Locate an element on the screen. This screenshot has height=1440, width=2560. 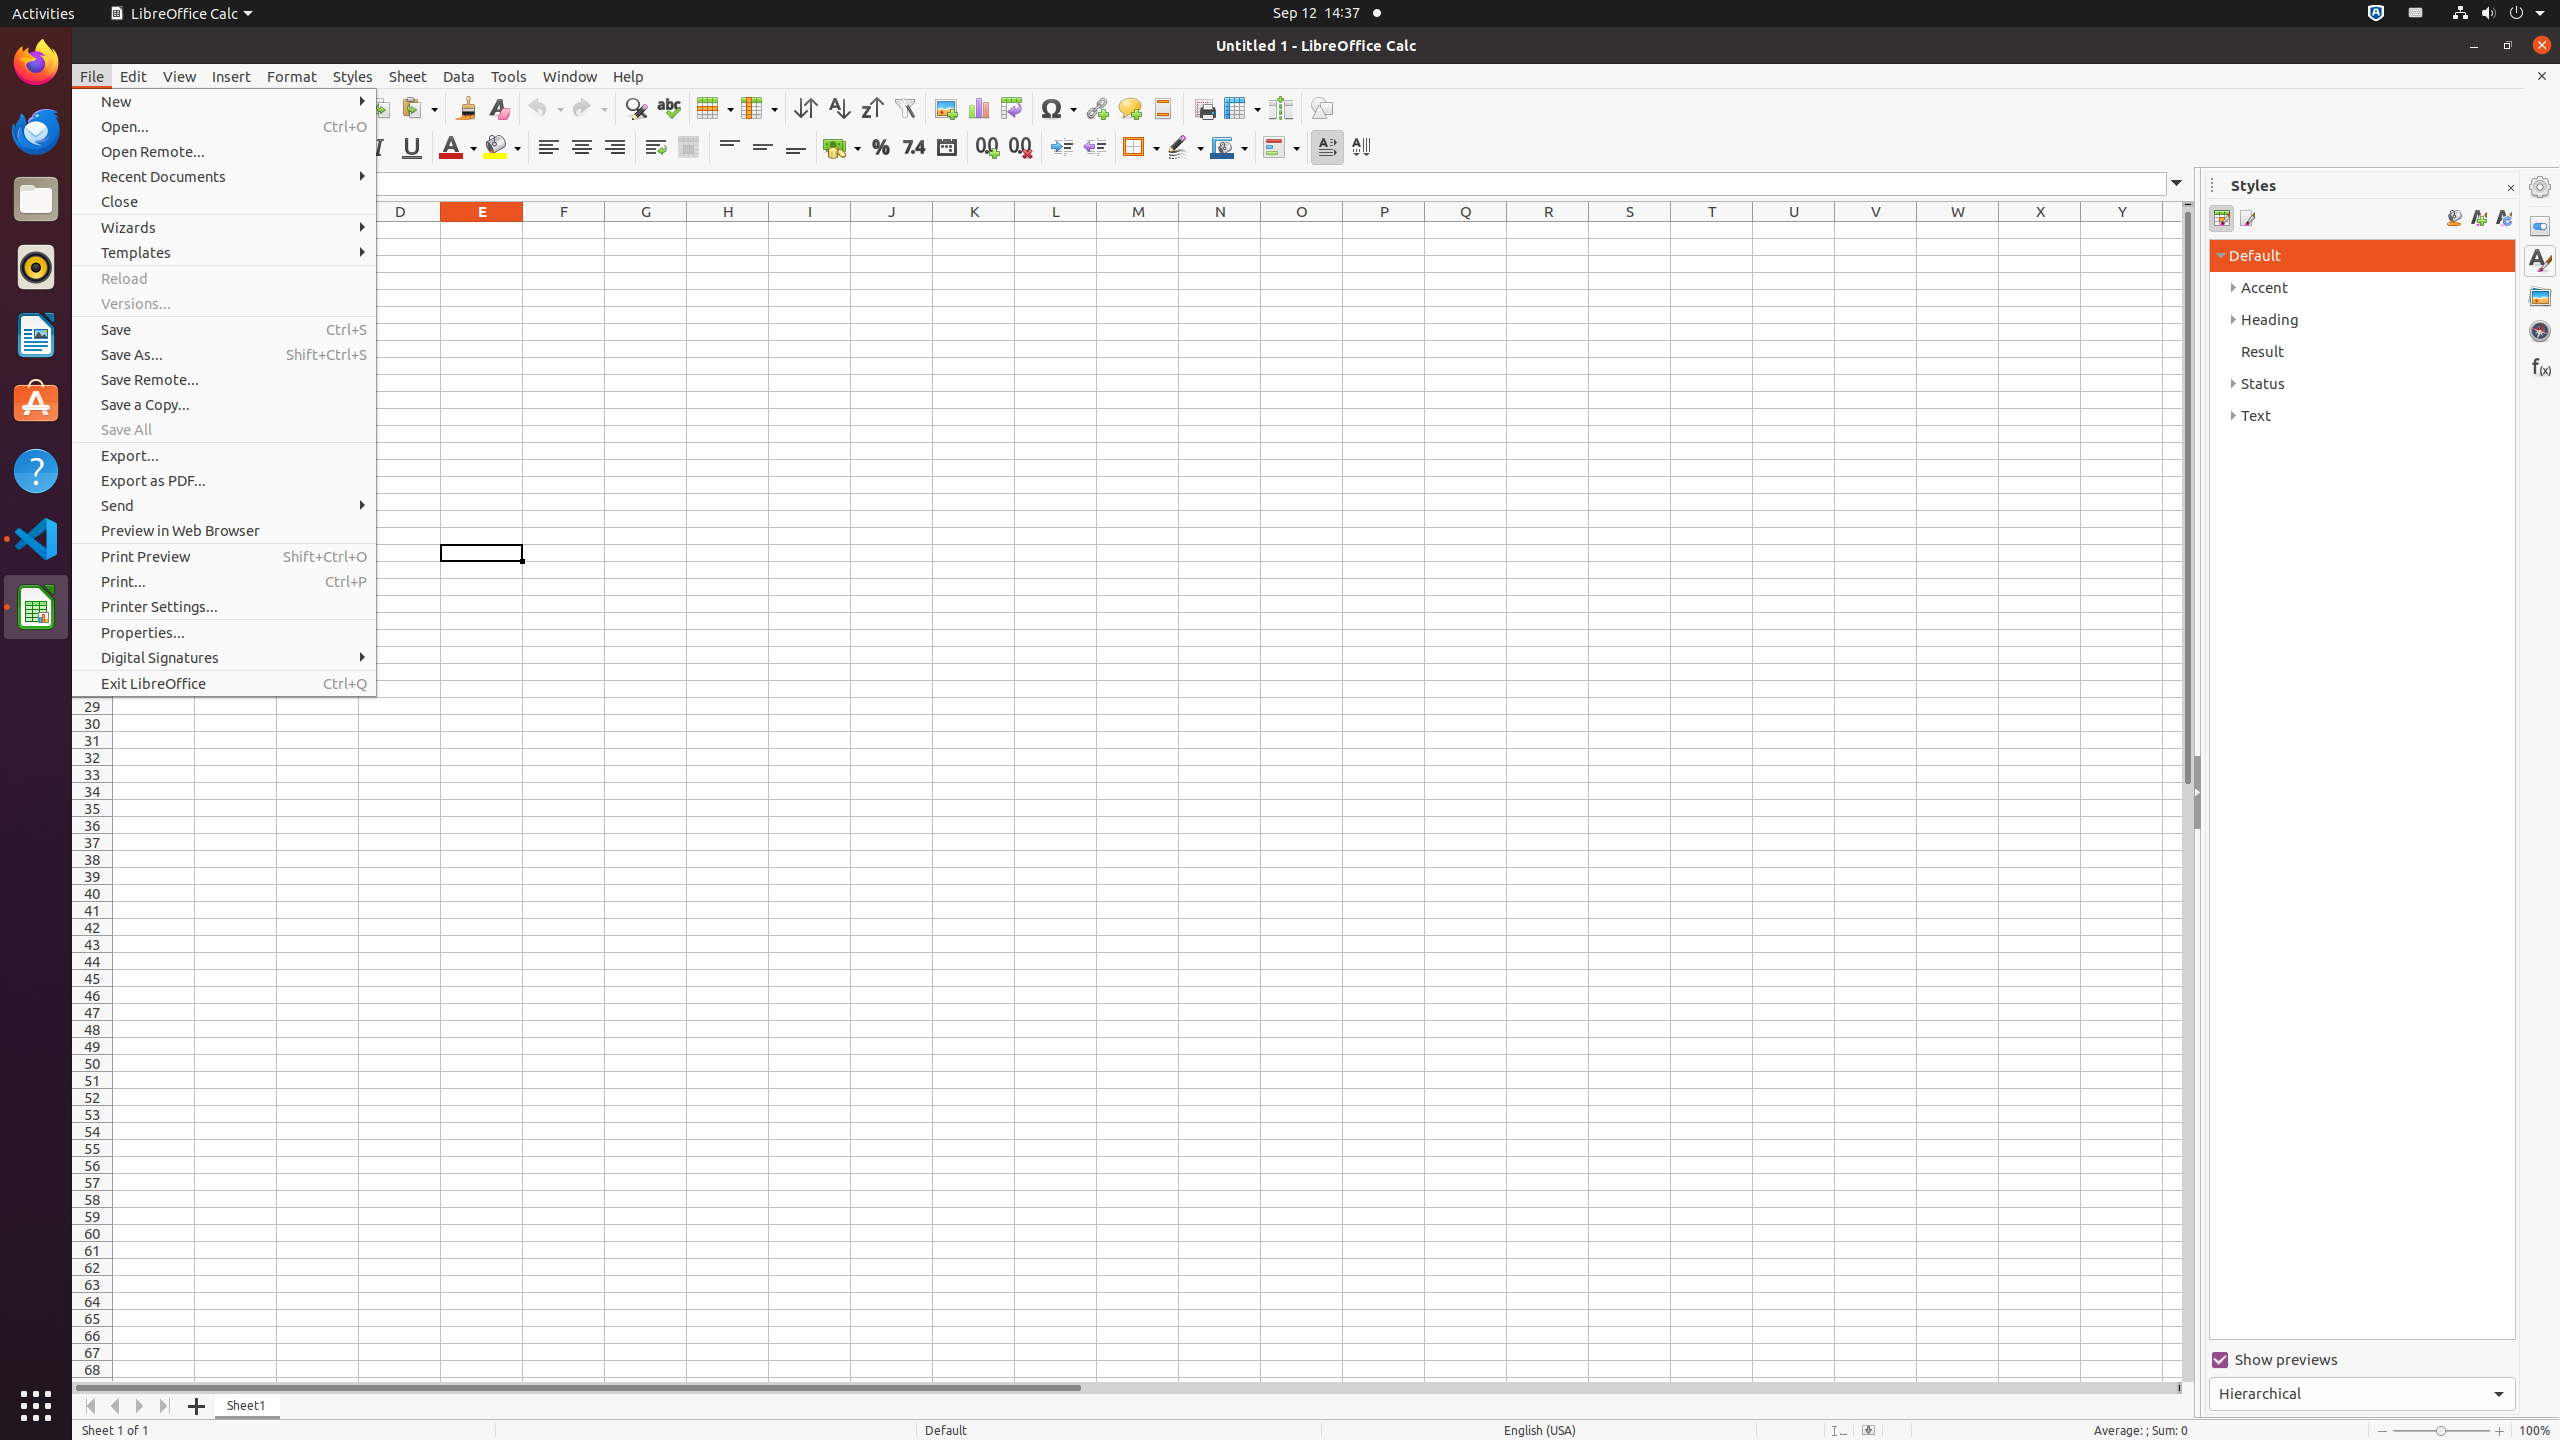
'Close' is located at coordinates (224, 200).